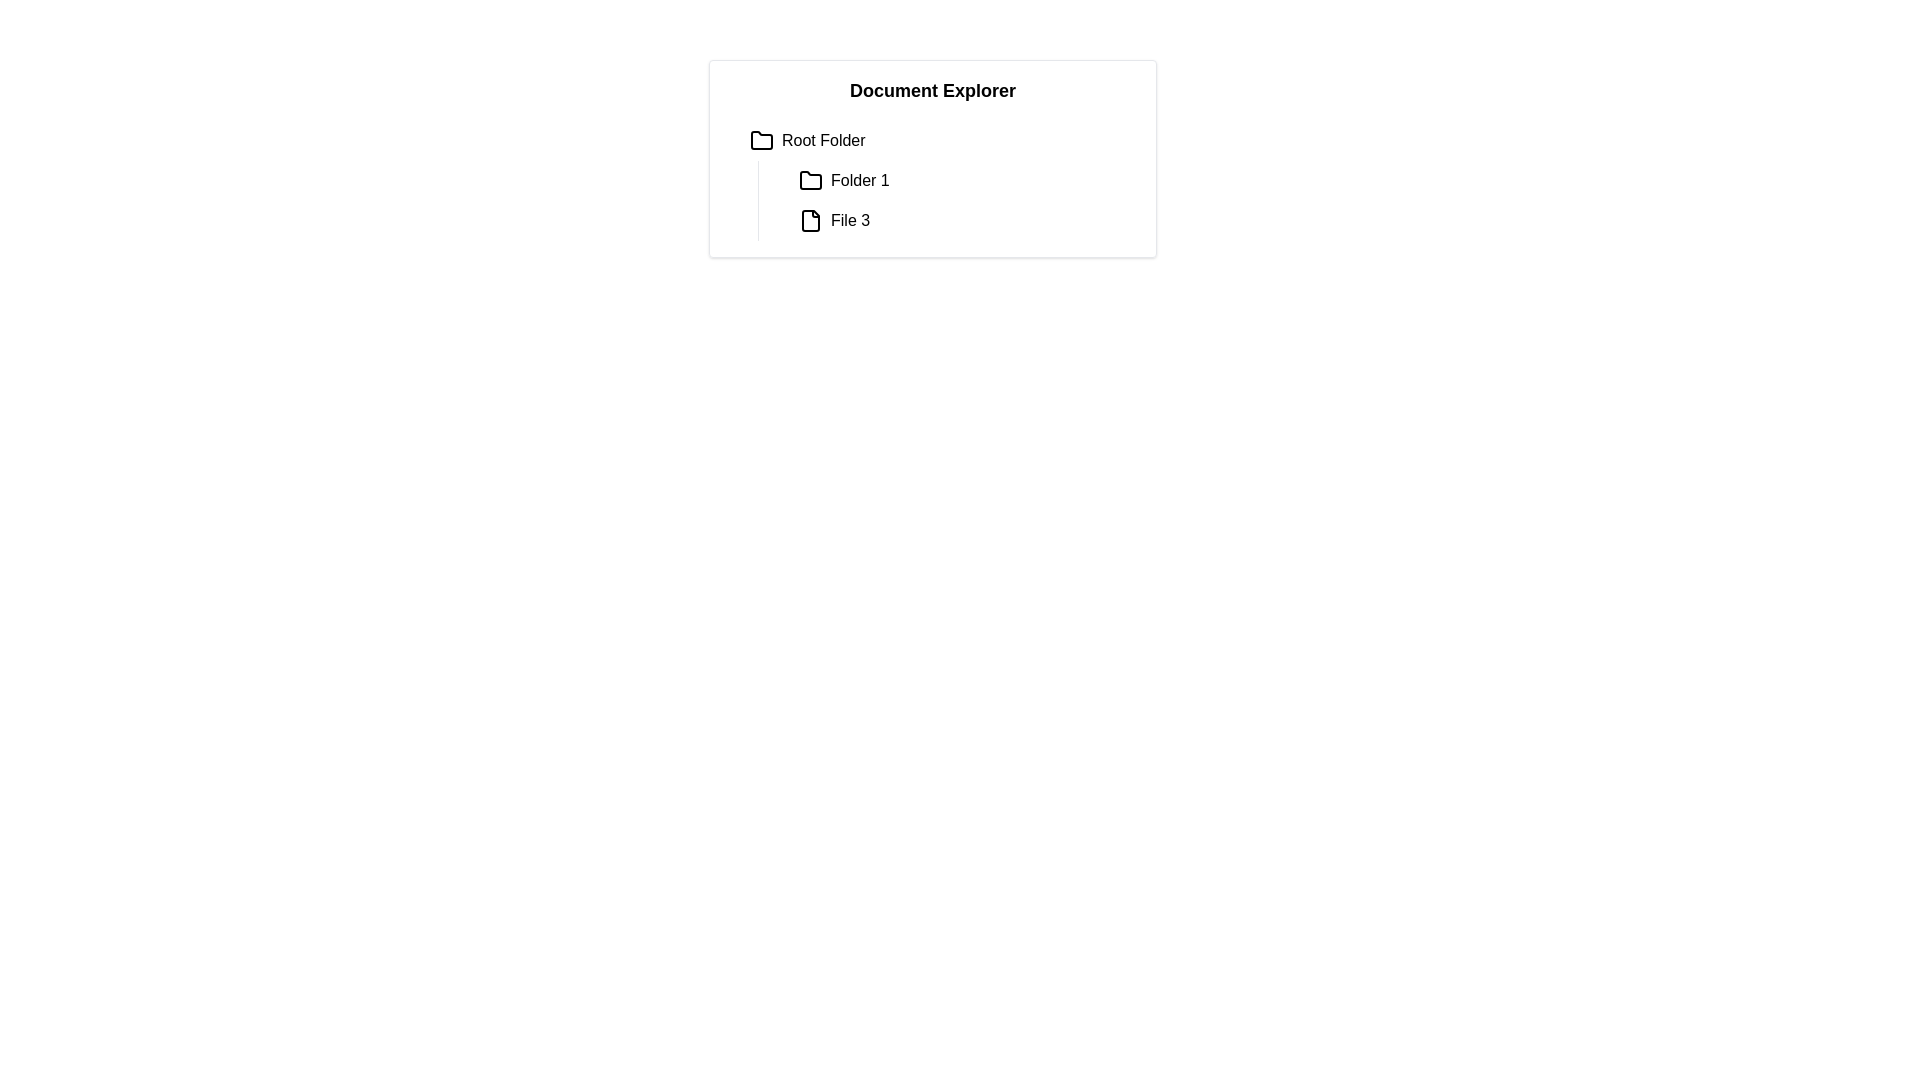  I want to click on the document icon located to the left of the label 'File 3' under the 'Folder 1' hierarchy to focus on it, so click(811, 220).